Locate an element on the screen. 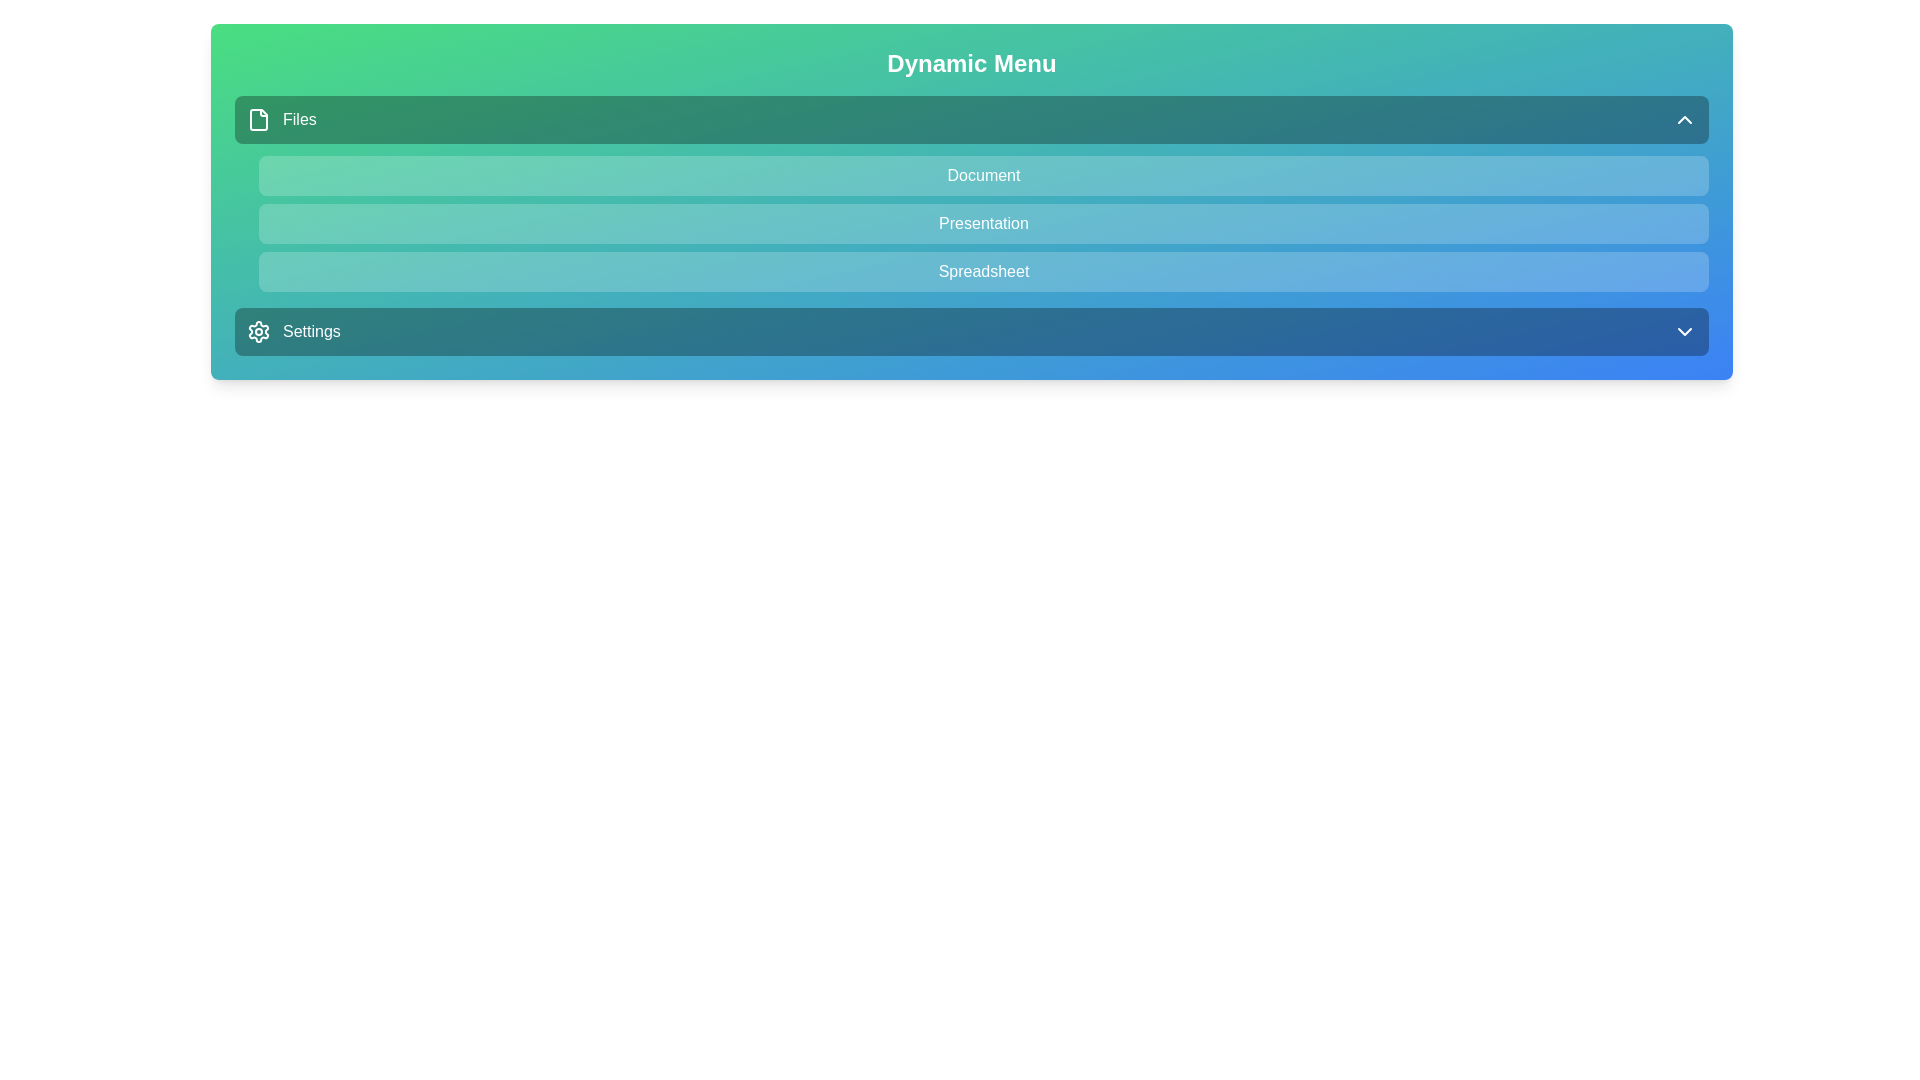 This screenshot has width=1920, height=1080. the settings icon located at the bottom-right section of the main interface is located at coordinates (258, 330).